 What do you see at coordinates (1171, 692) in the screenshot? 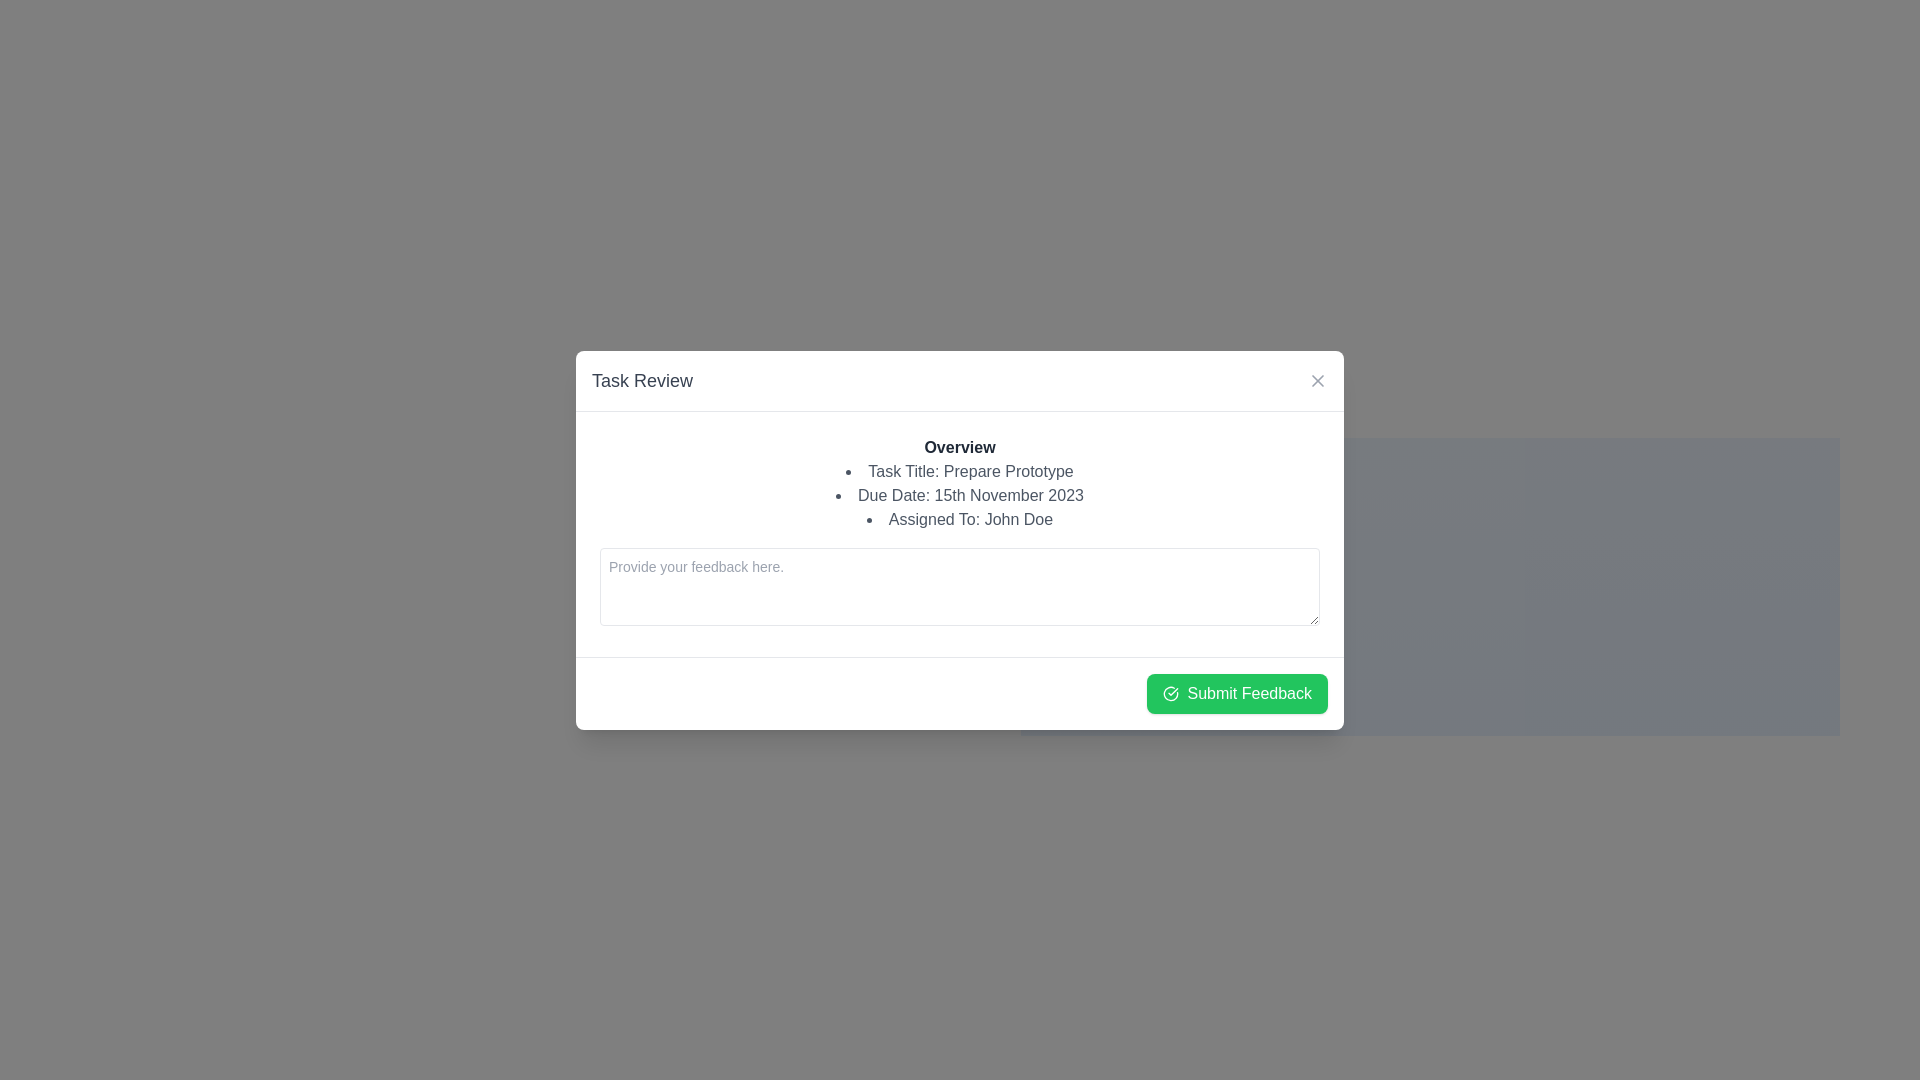
I see `the visual confirmation icon located on the leftmost side of the 'Submit Feedback' button` at bounding box center [1171, 692].